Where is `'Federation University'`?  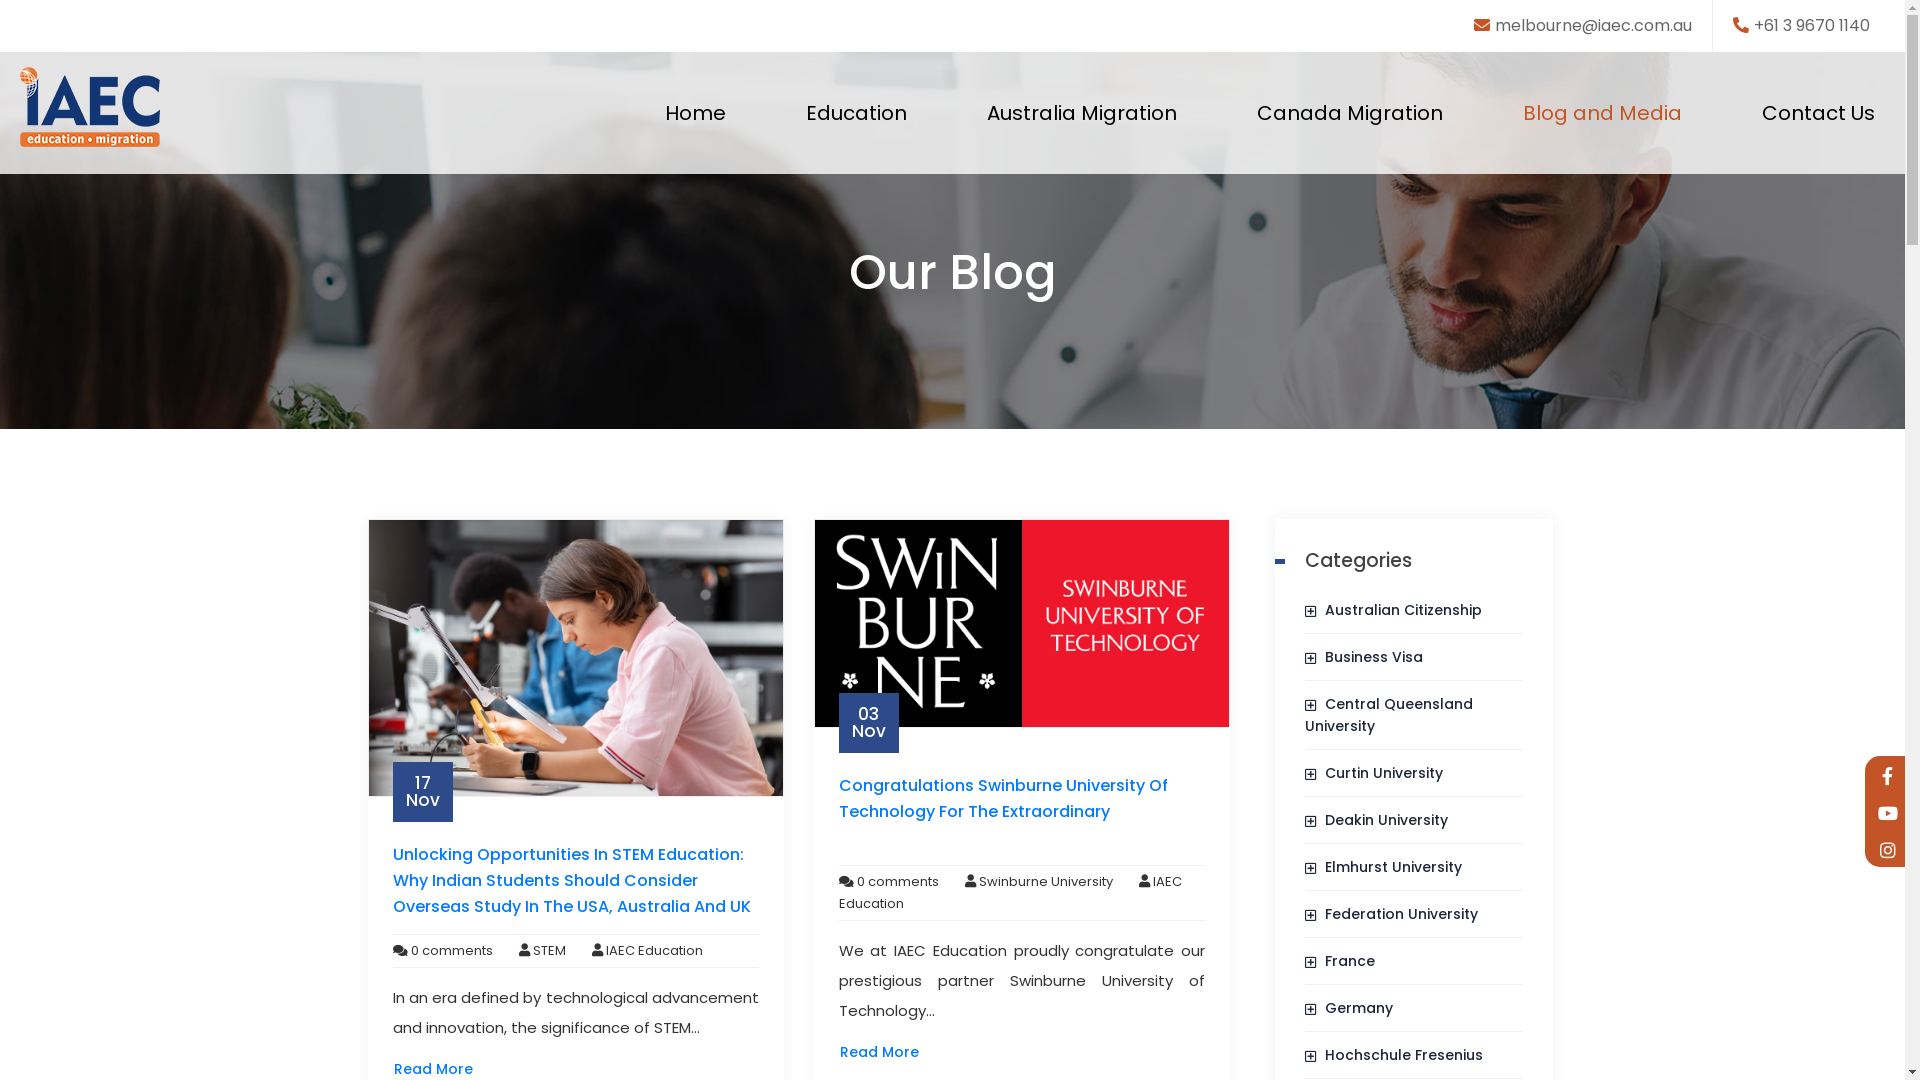 'Federation University' is located at coordinates (1390, 914).